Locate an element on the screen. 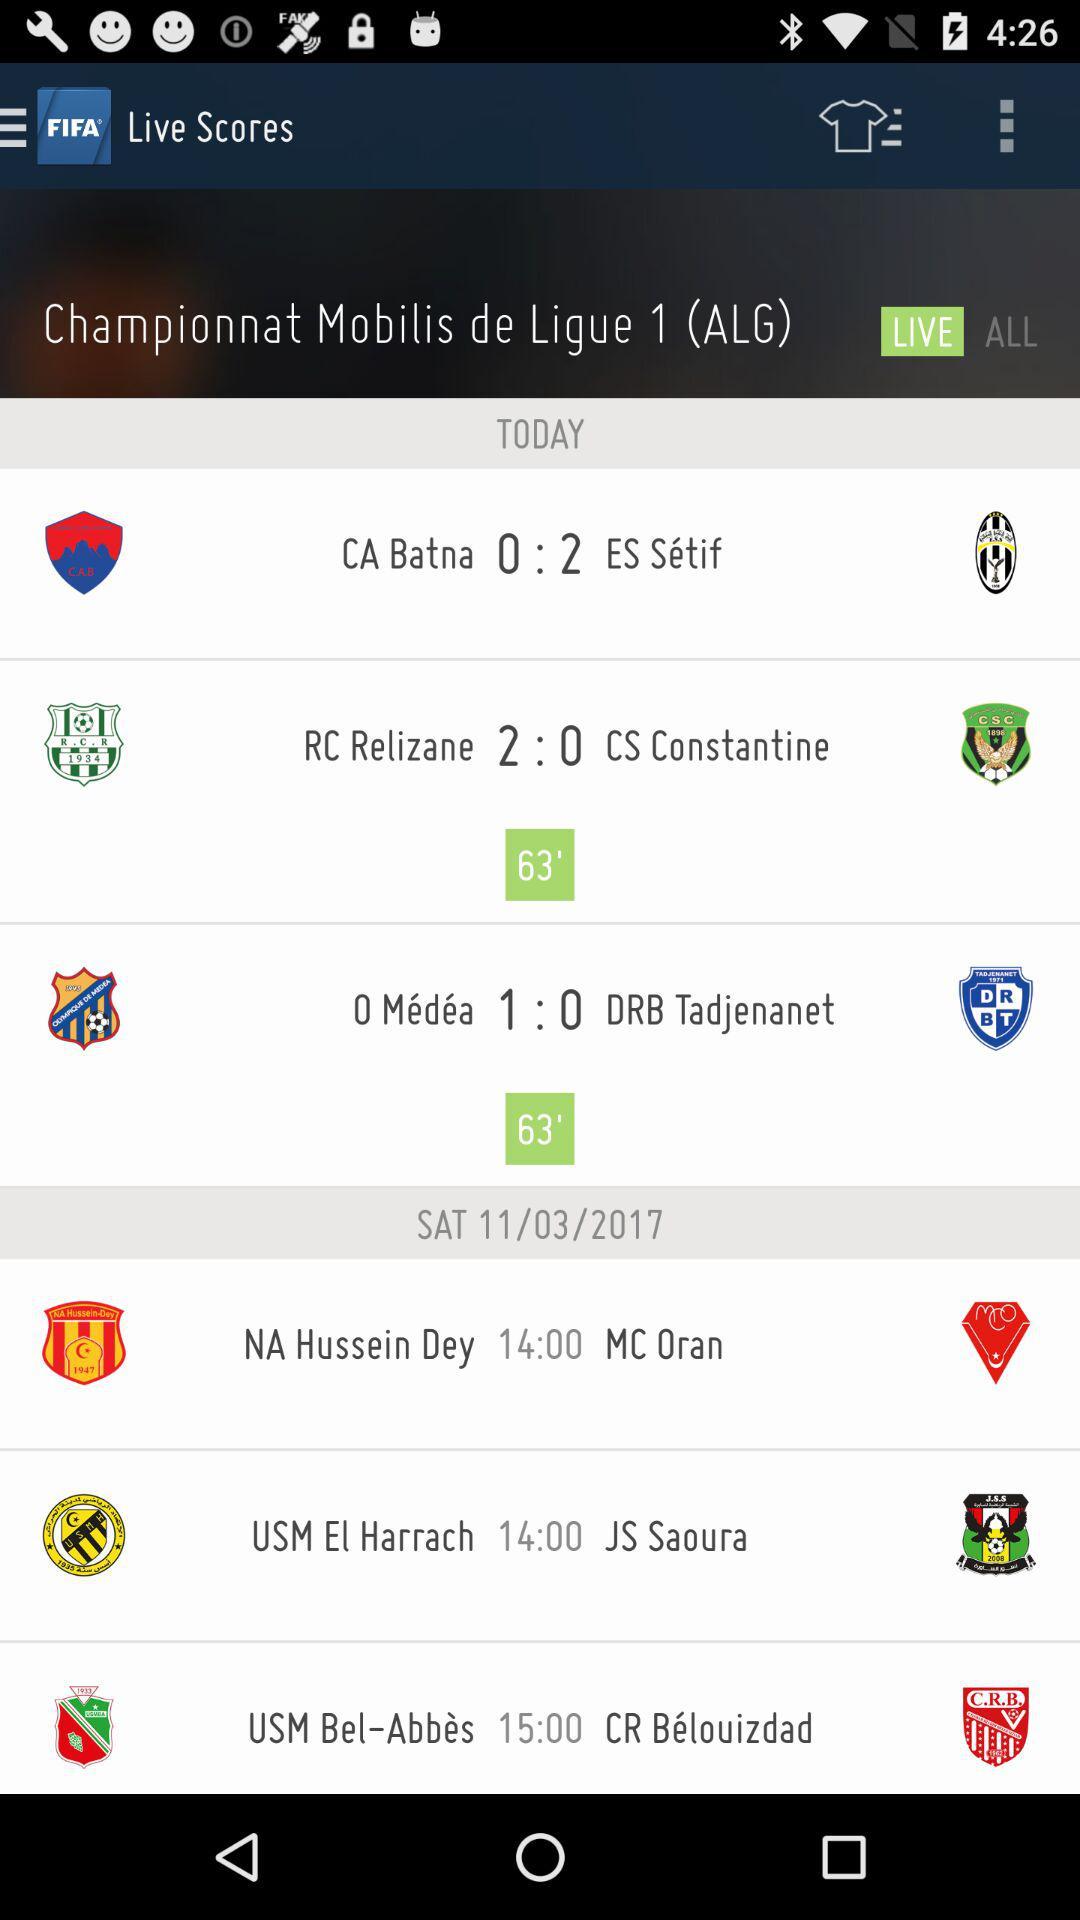 The image size is (1080, 1920). the icon next to the 0 : 2 is located at coordinates (758, 552).